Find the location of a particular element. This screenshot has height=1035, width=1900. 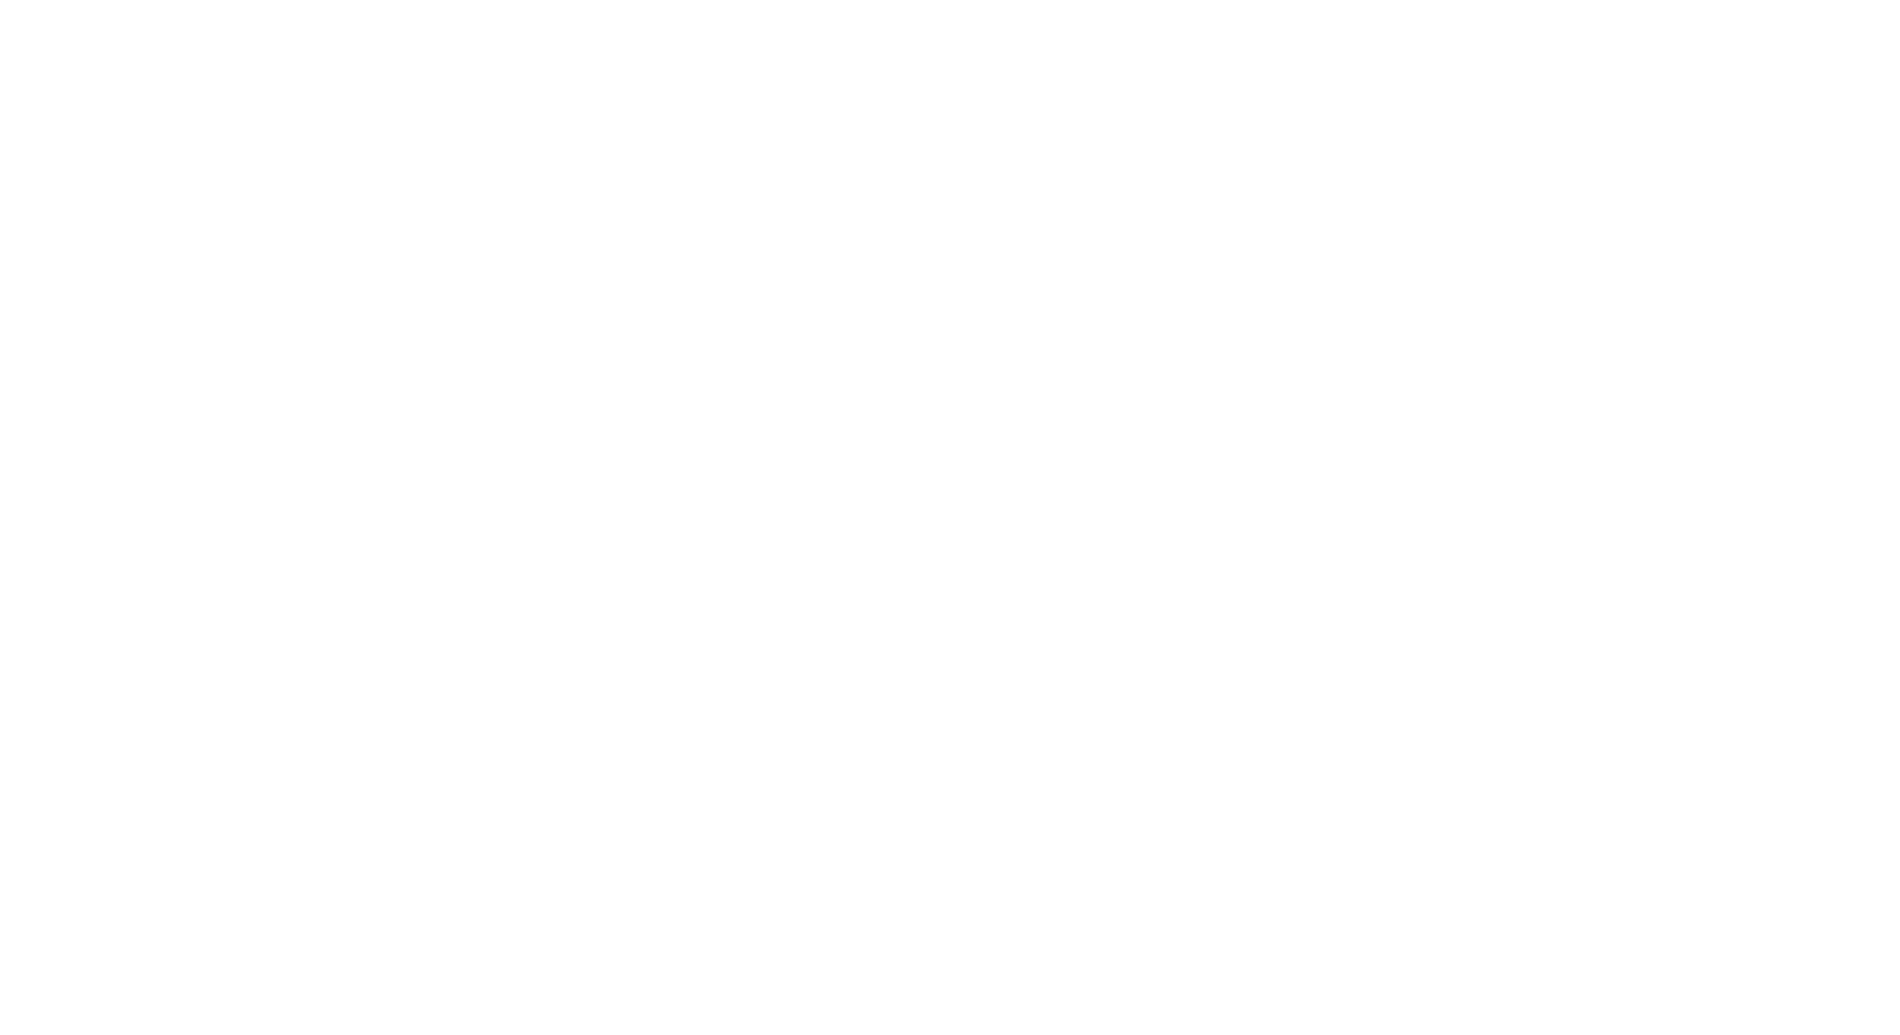

'Vitamin D – Are You Getting Enough?' is located at coordinates (1061, 523).